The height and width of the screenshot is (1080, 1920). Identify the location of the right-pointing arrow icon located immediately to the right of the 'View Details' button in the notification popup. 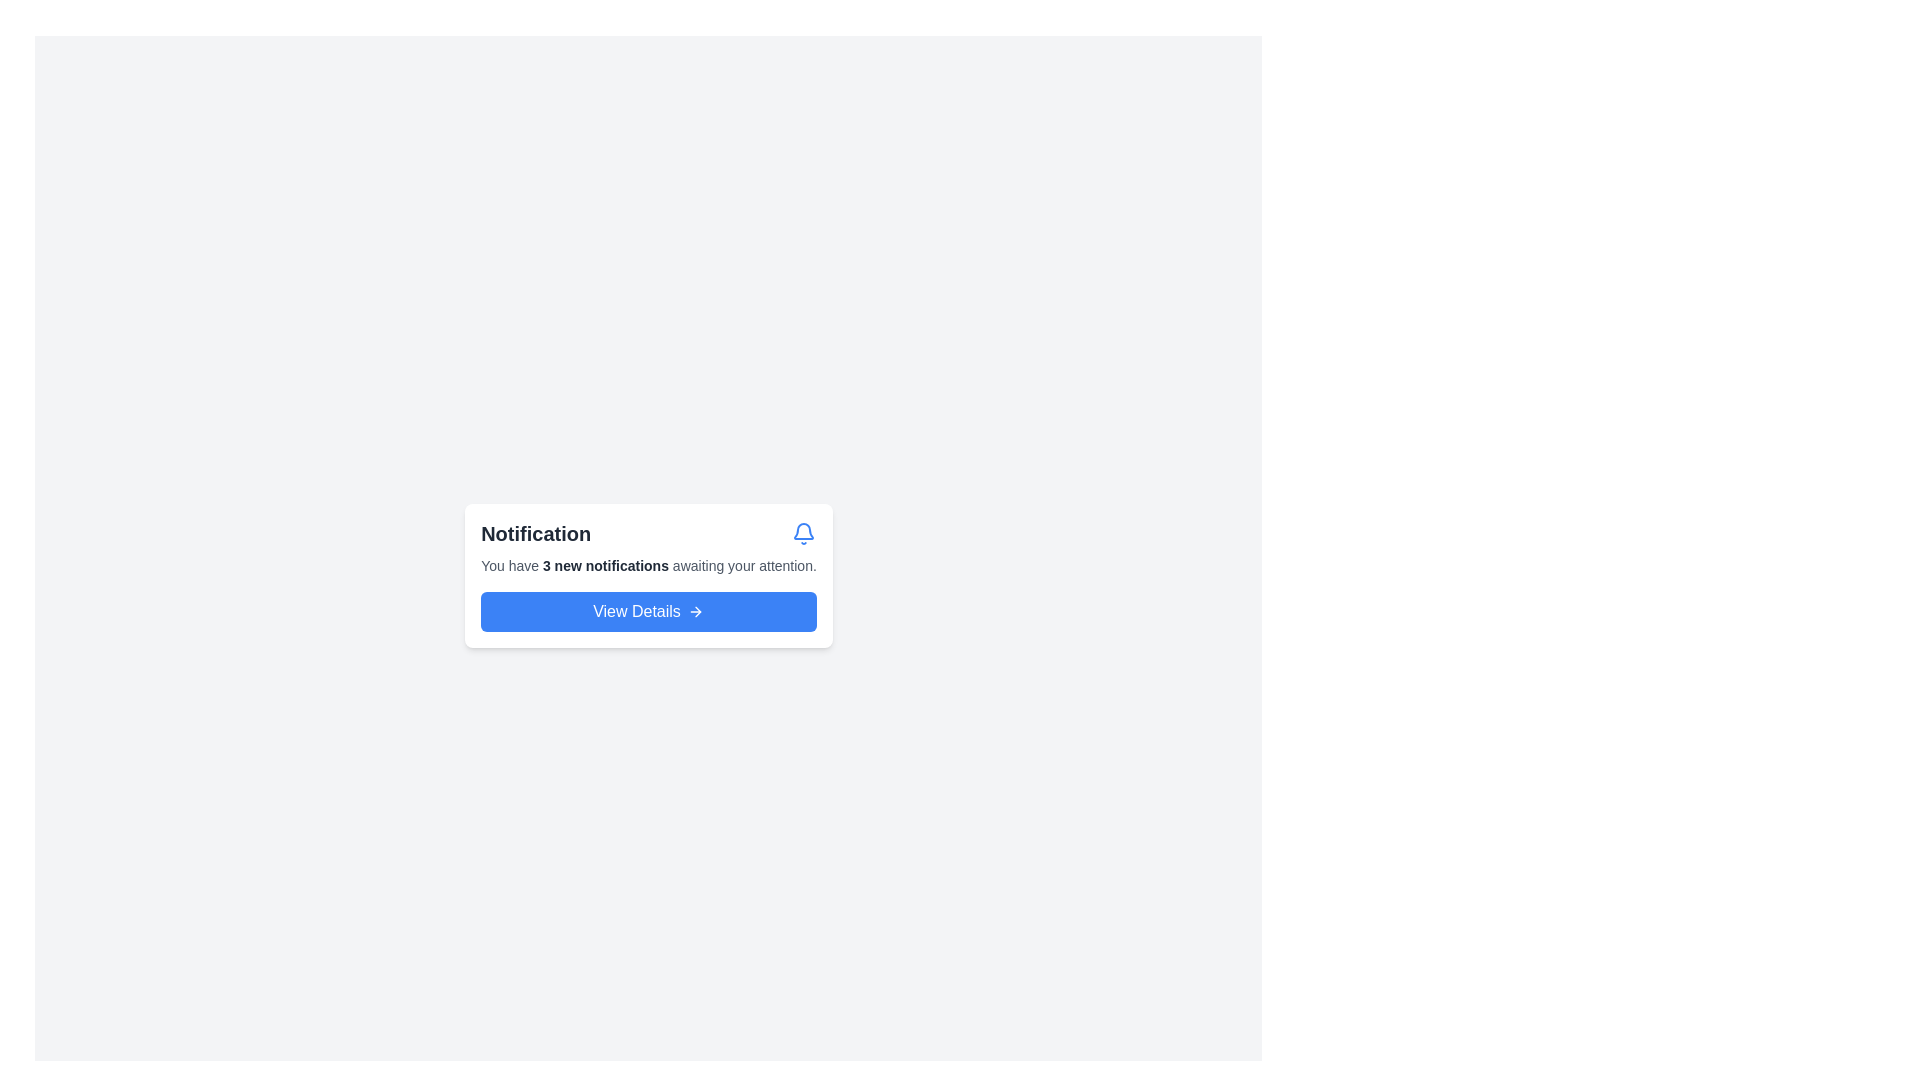
(698, 611).